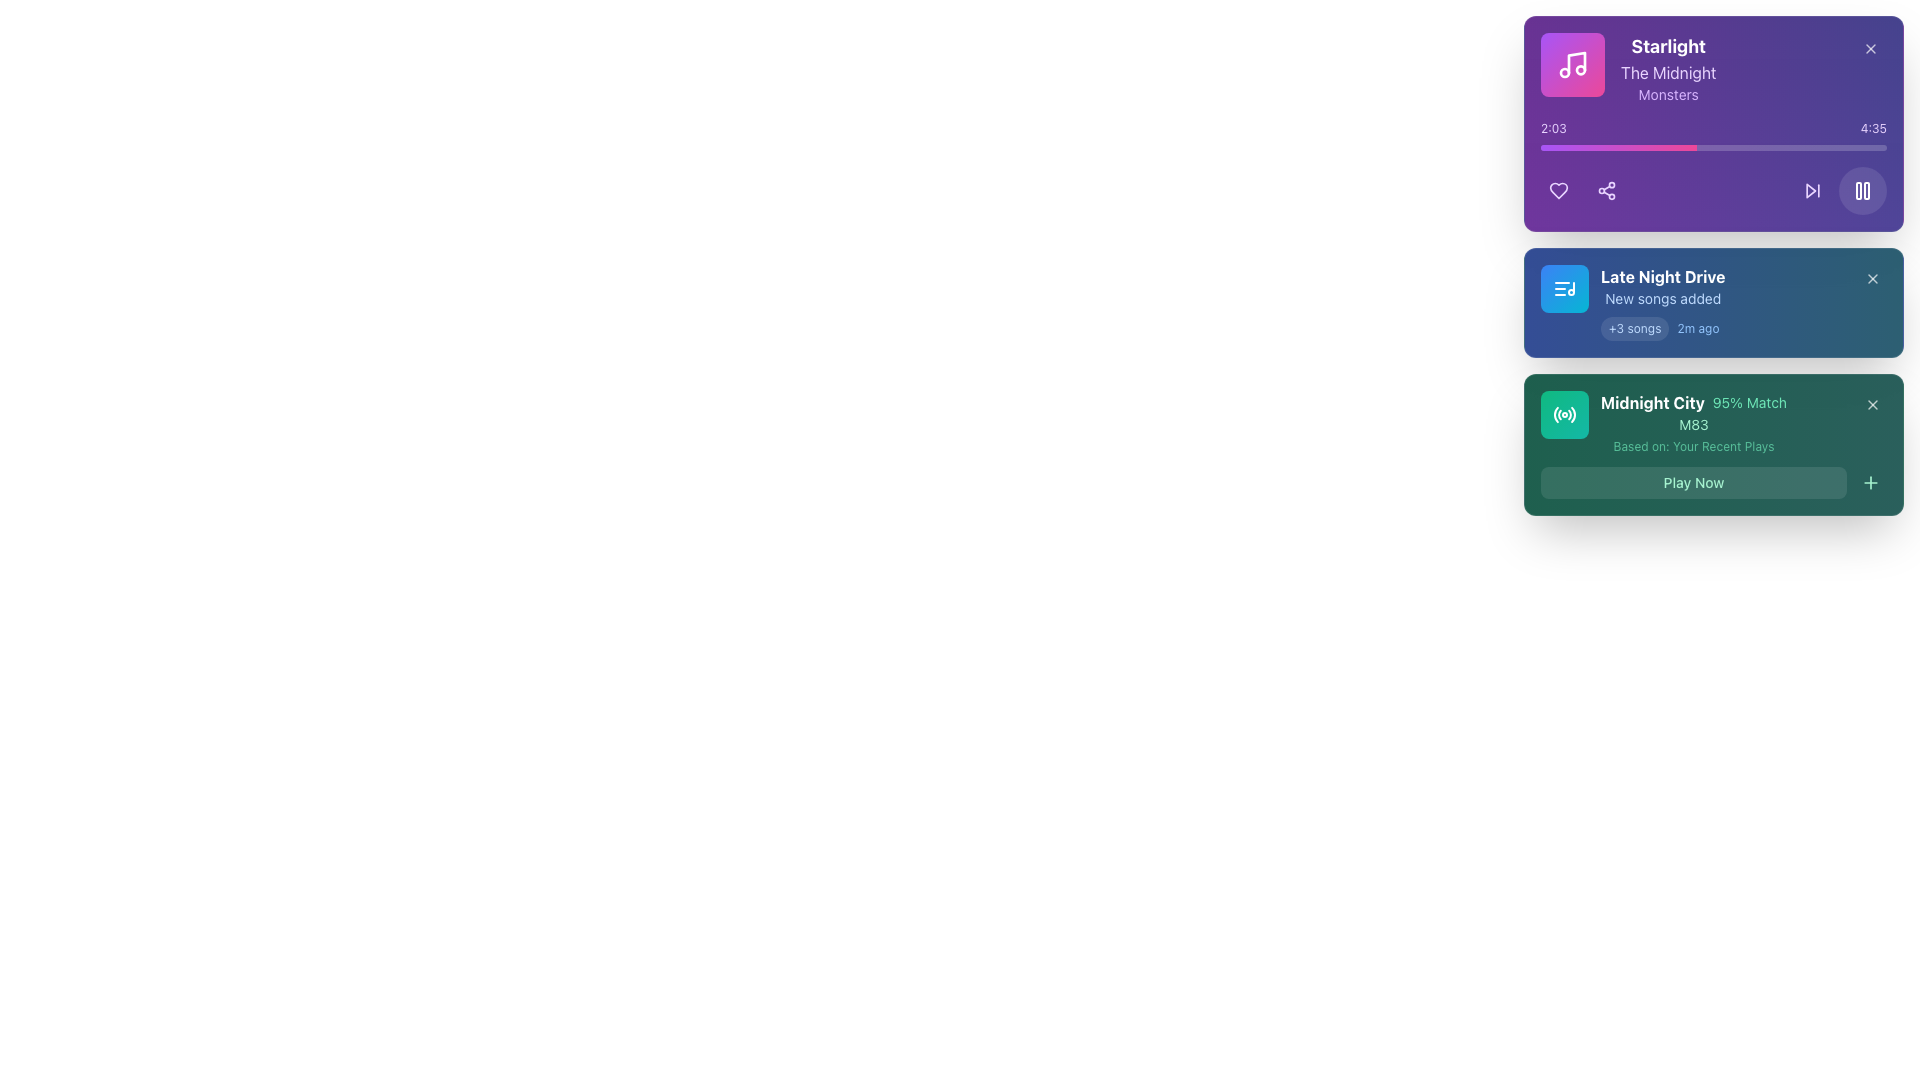 The width and height of the screenshot is (1920, 1080). What do you see at coordinates (1872, 128) in the screenshot?
I see `the text label displaying '4:35'` at bounding box center [1872, 128].